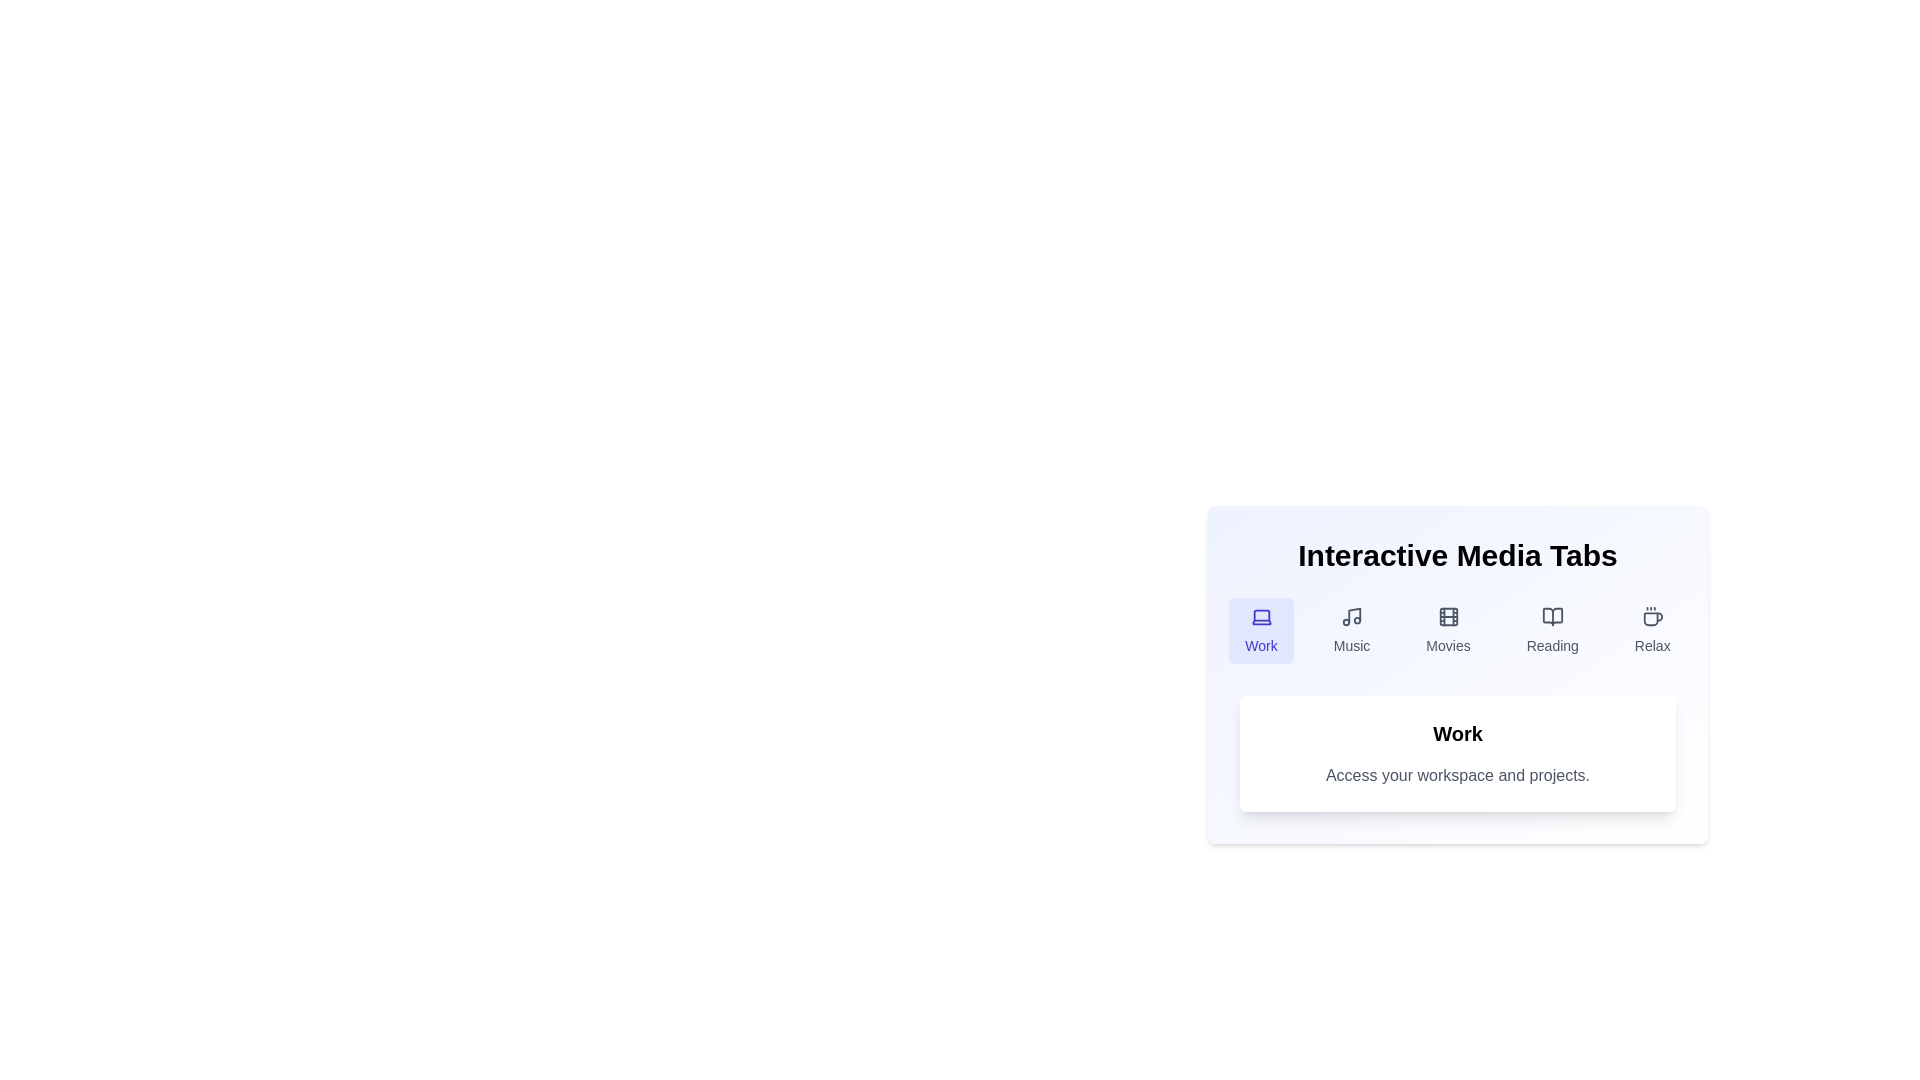 This screenshot has height=1080, width=1920. Describe the element at coordinates (1448, 631) in the screenshot. I see `the tab labeled Movies to observe the hover effect` at that location.